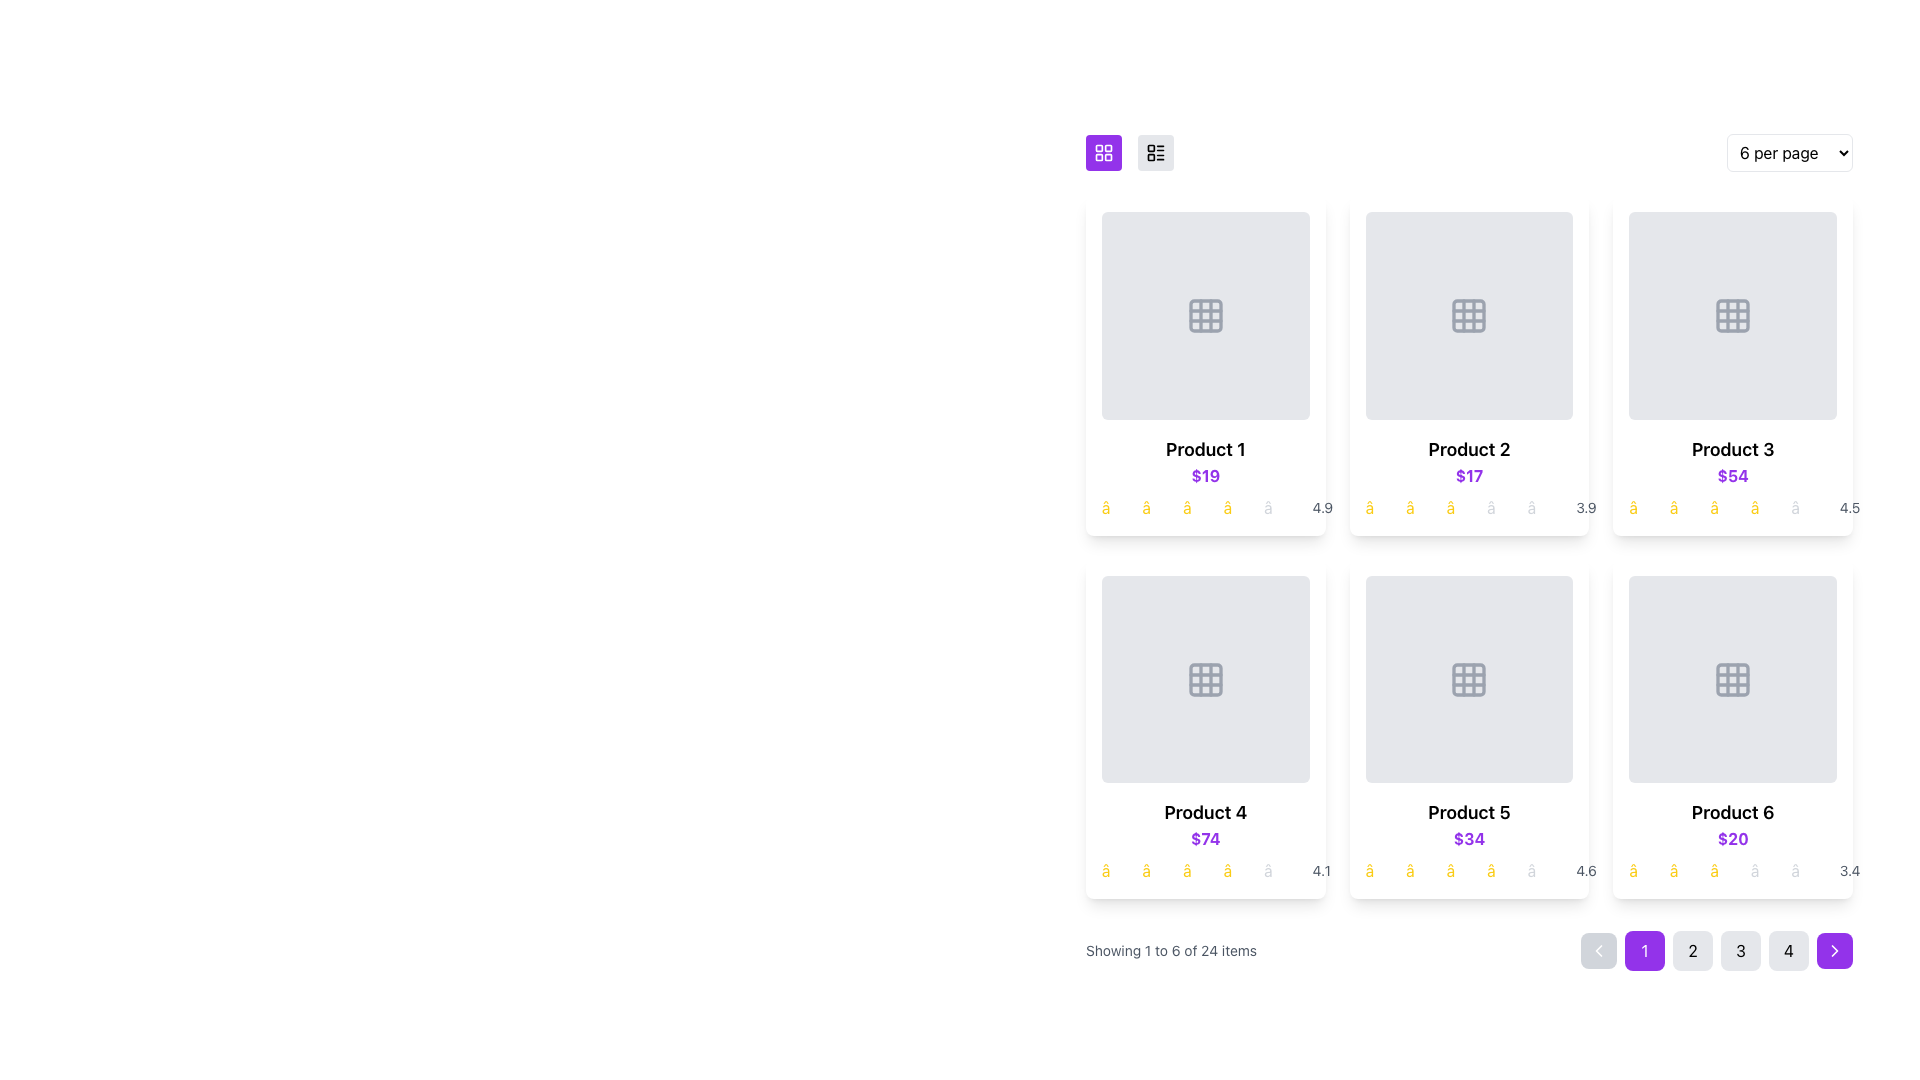 The width and height of the screenshot is (1920, 1080). Describe the element at coordinates (1692, 950) in the screenshot. I see `the second pagination button with the number '2', which has a light gray background and changes to purple with white text on hover` at that location.